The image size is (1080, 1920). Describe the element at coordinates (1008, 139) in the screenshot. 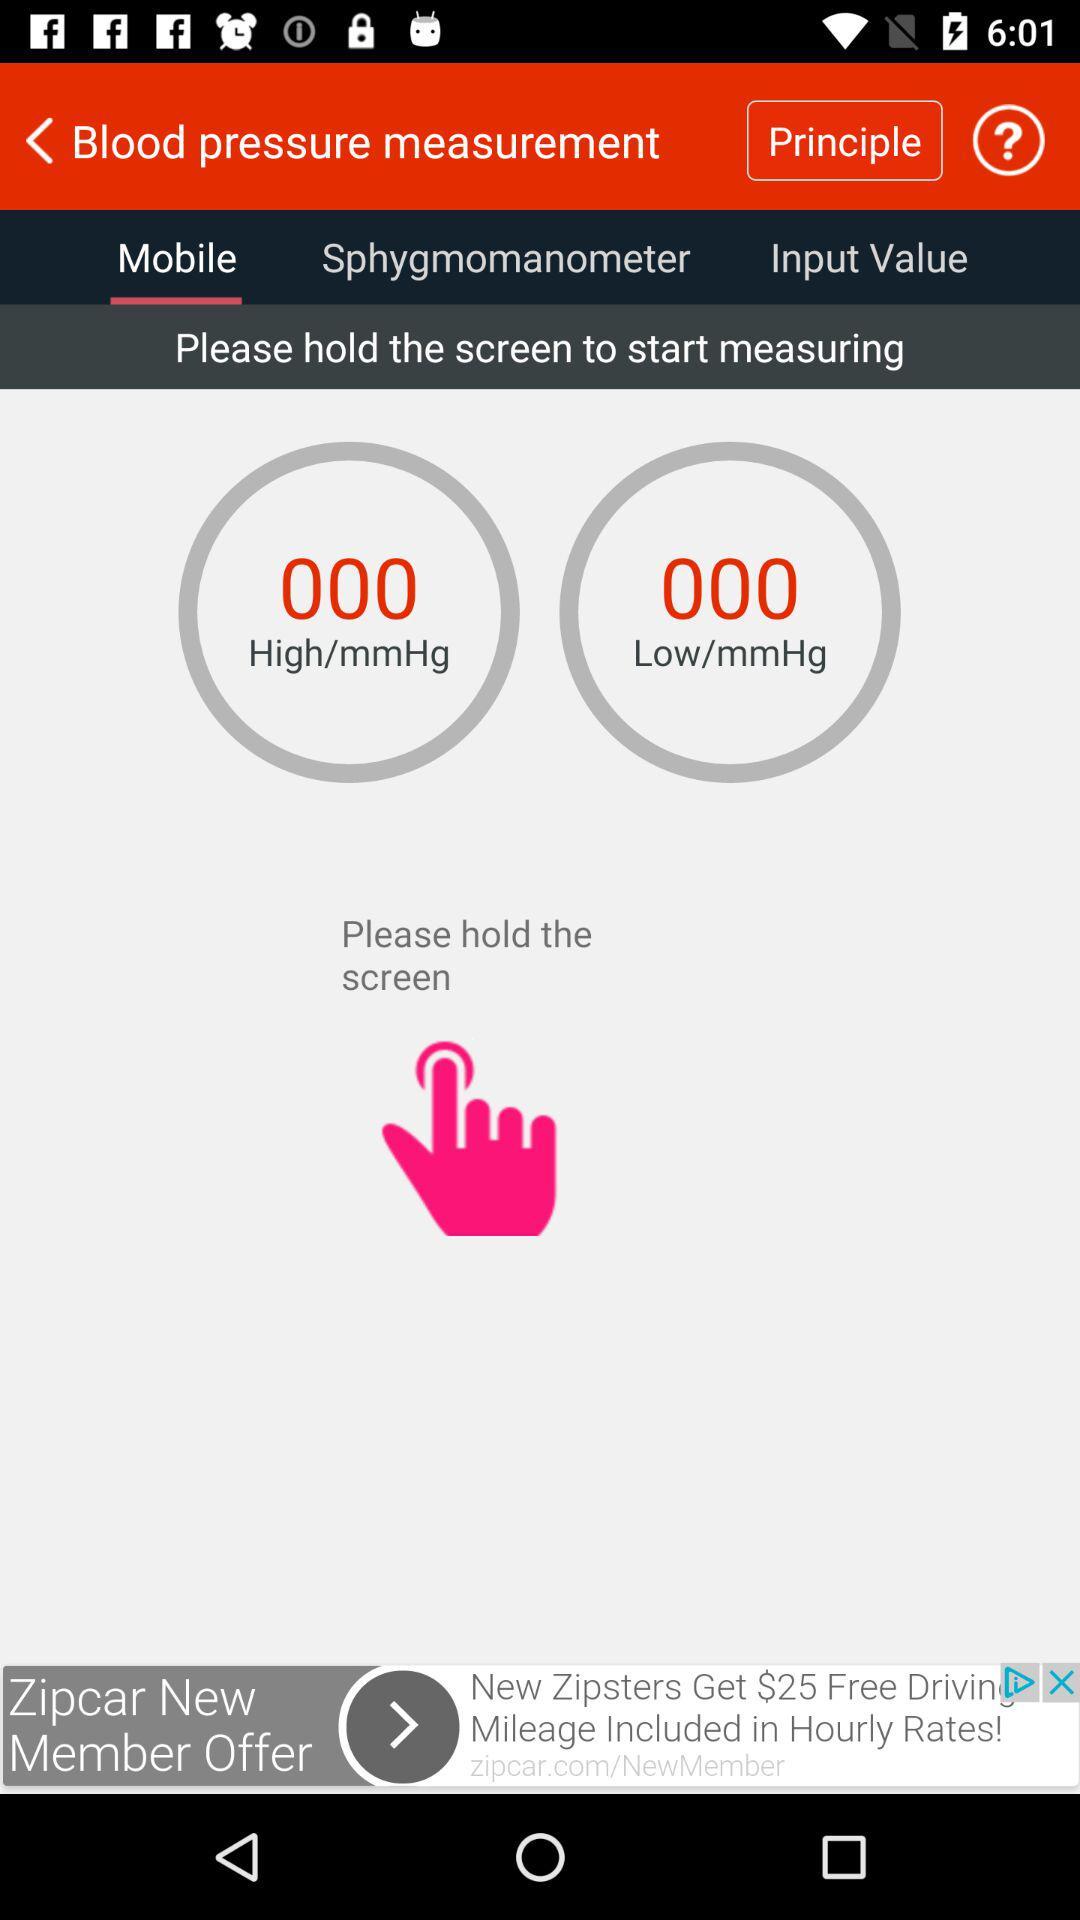

I see `the help icone` at that location.